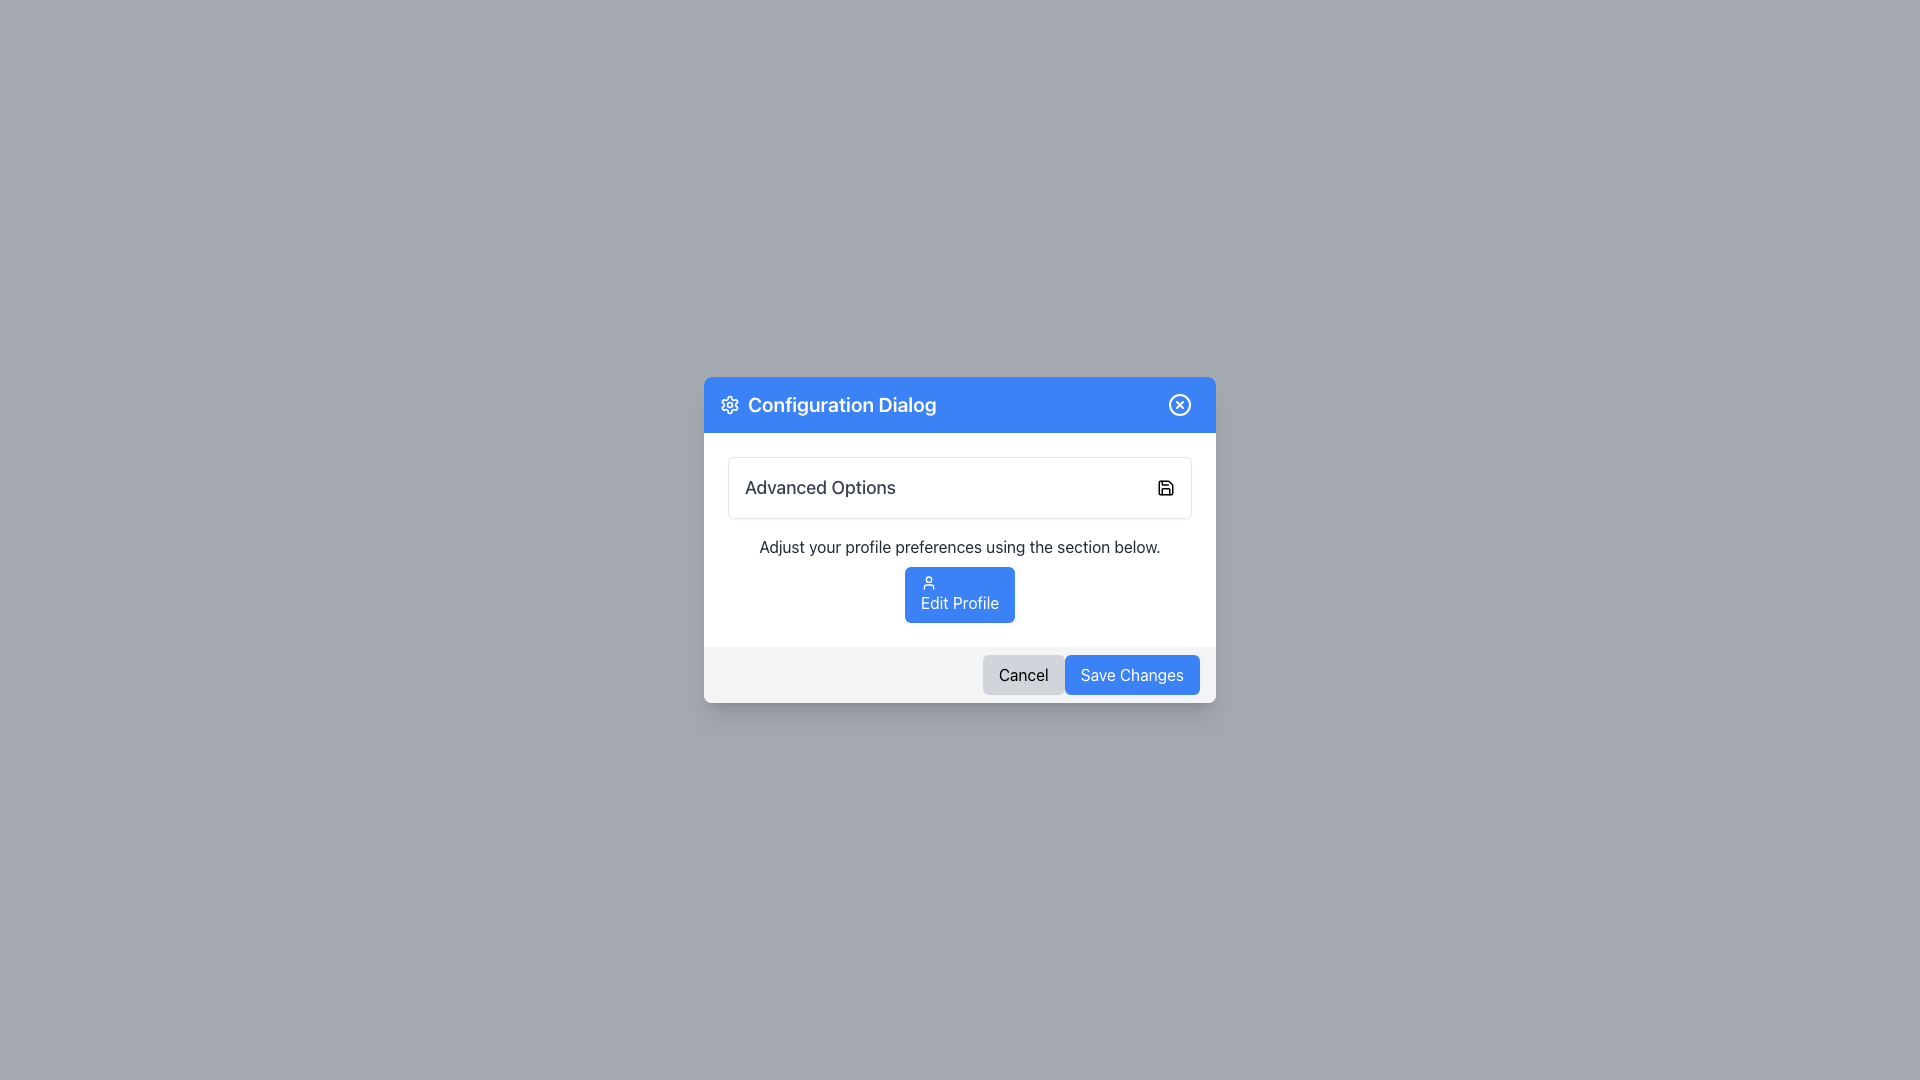 The image size is (1920, 1080). I want to click on the settings icon located at the top-left corner of the dialog box, next to the text 'Configuration Dialog', to interact with it, so click(728, 405).